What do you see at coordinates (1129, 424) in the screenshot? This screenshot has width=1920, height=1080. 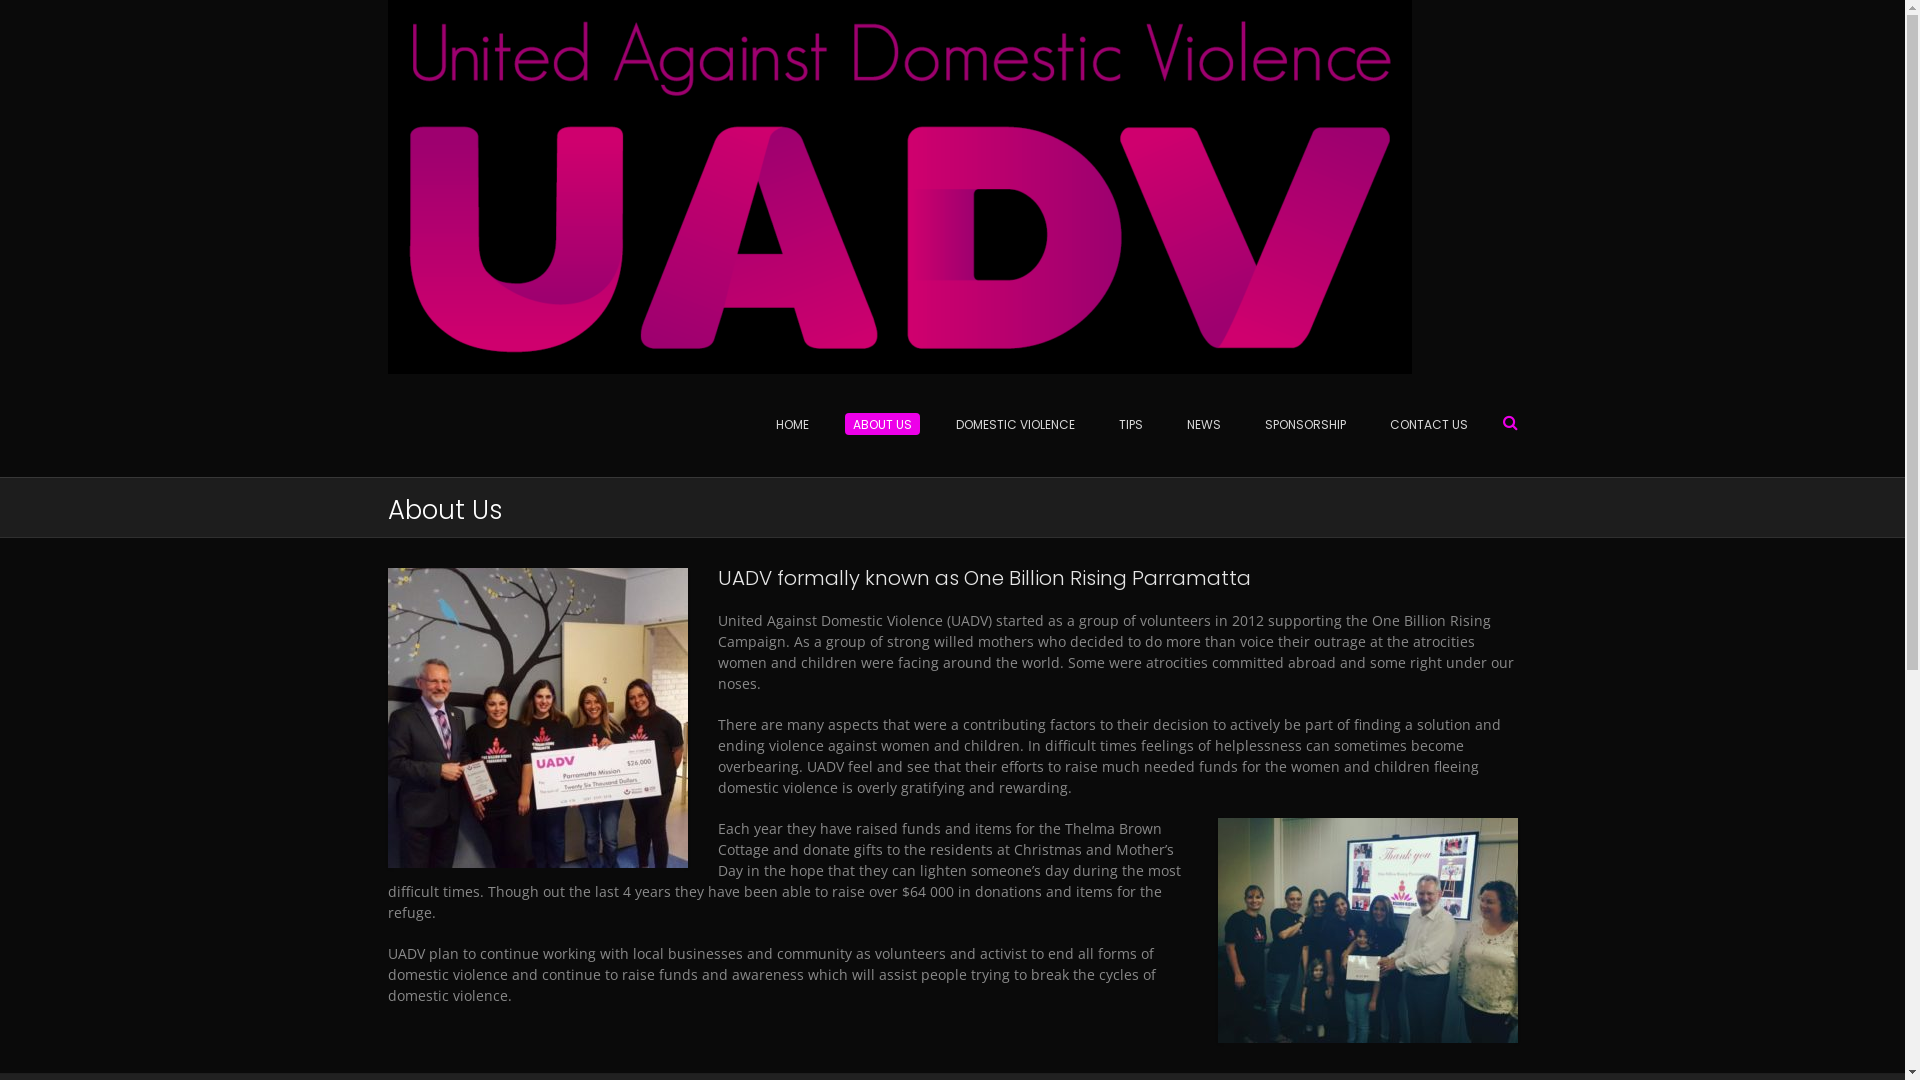 I see `'TIPS'` at bounding box center [1129, 424].